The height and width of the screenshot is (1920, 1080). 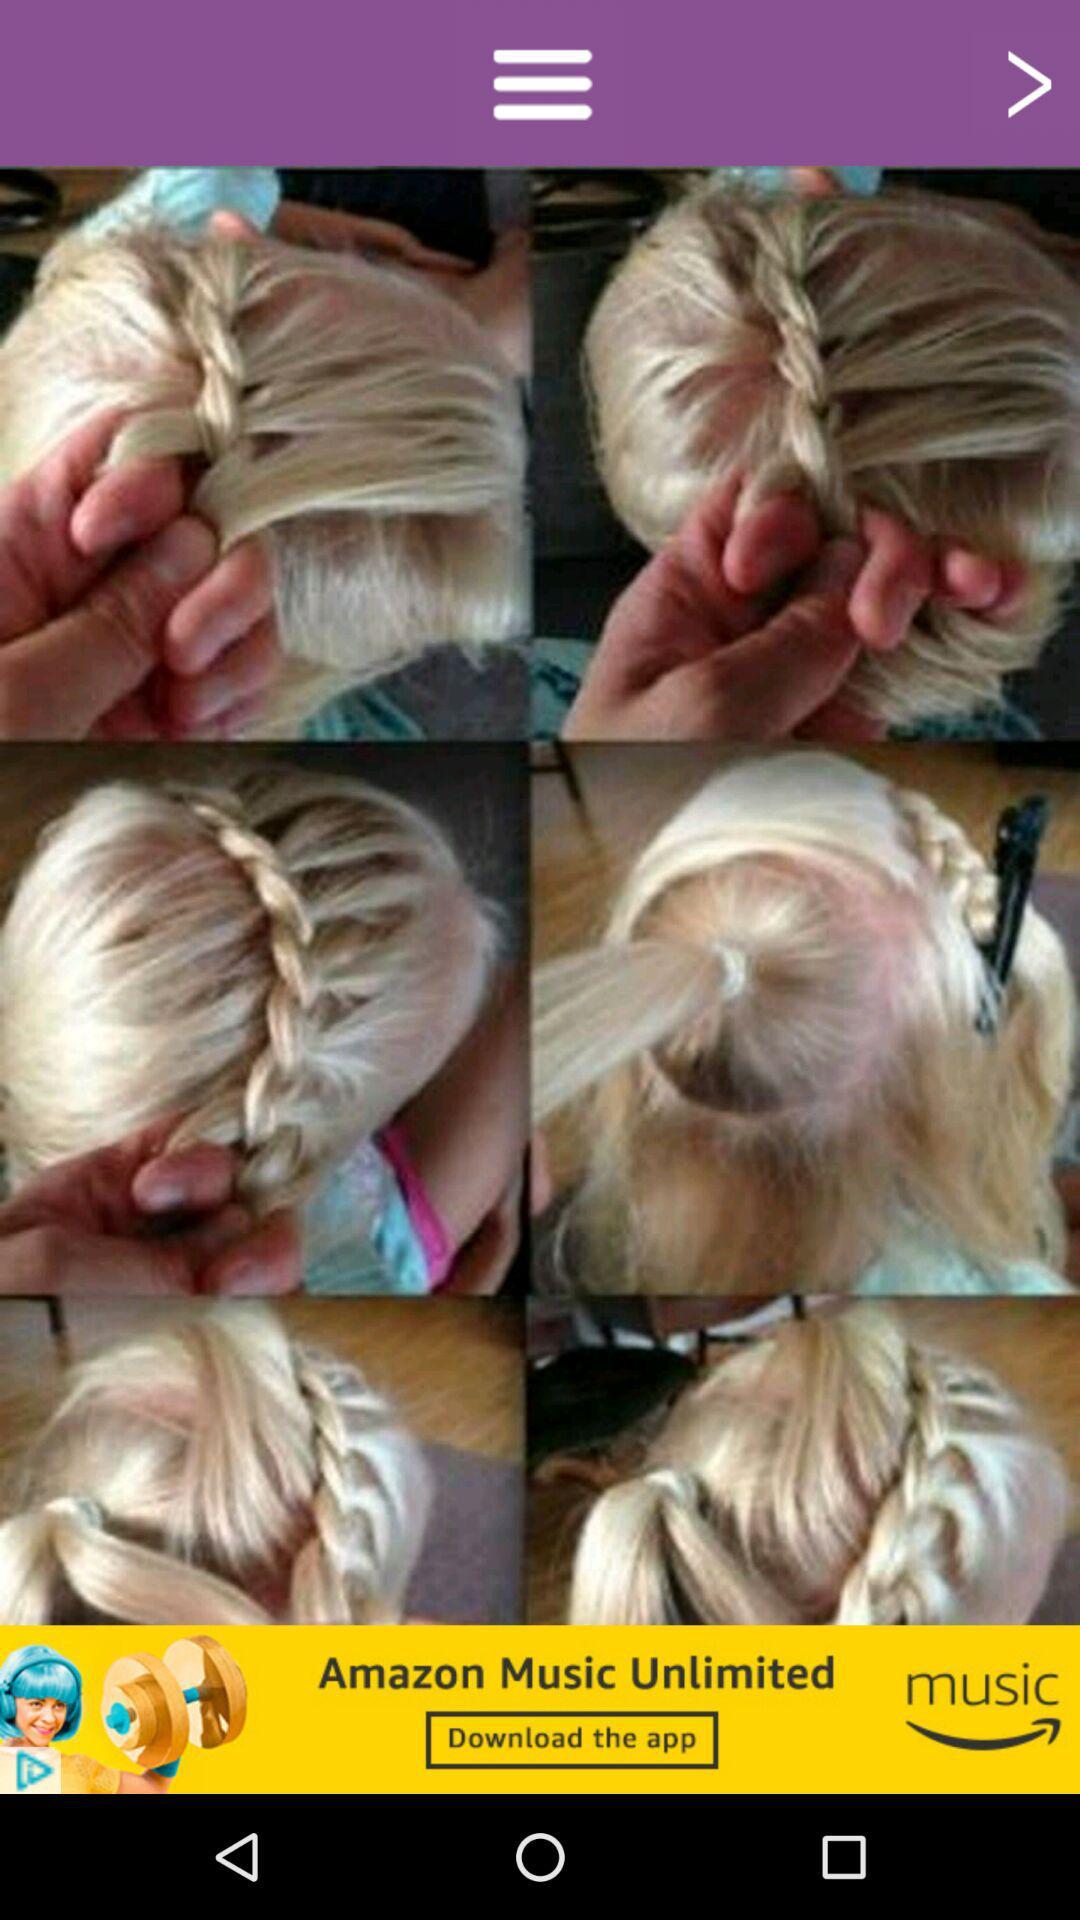 I want to click on next page, so click(x=1026, y=81).